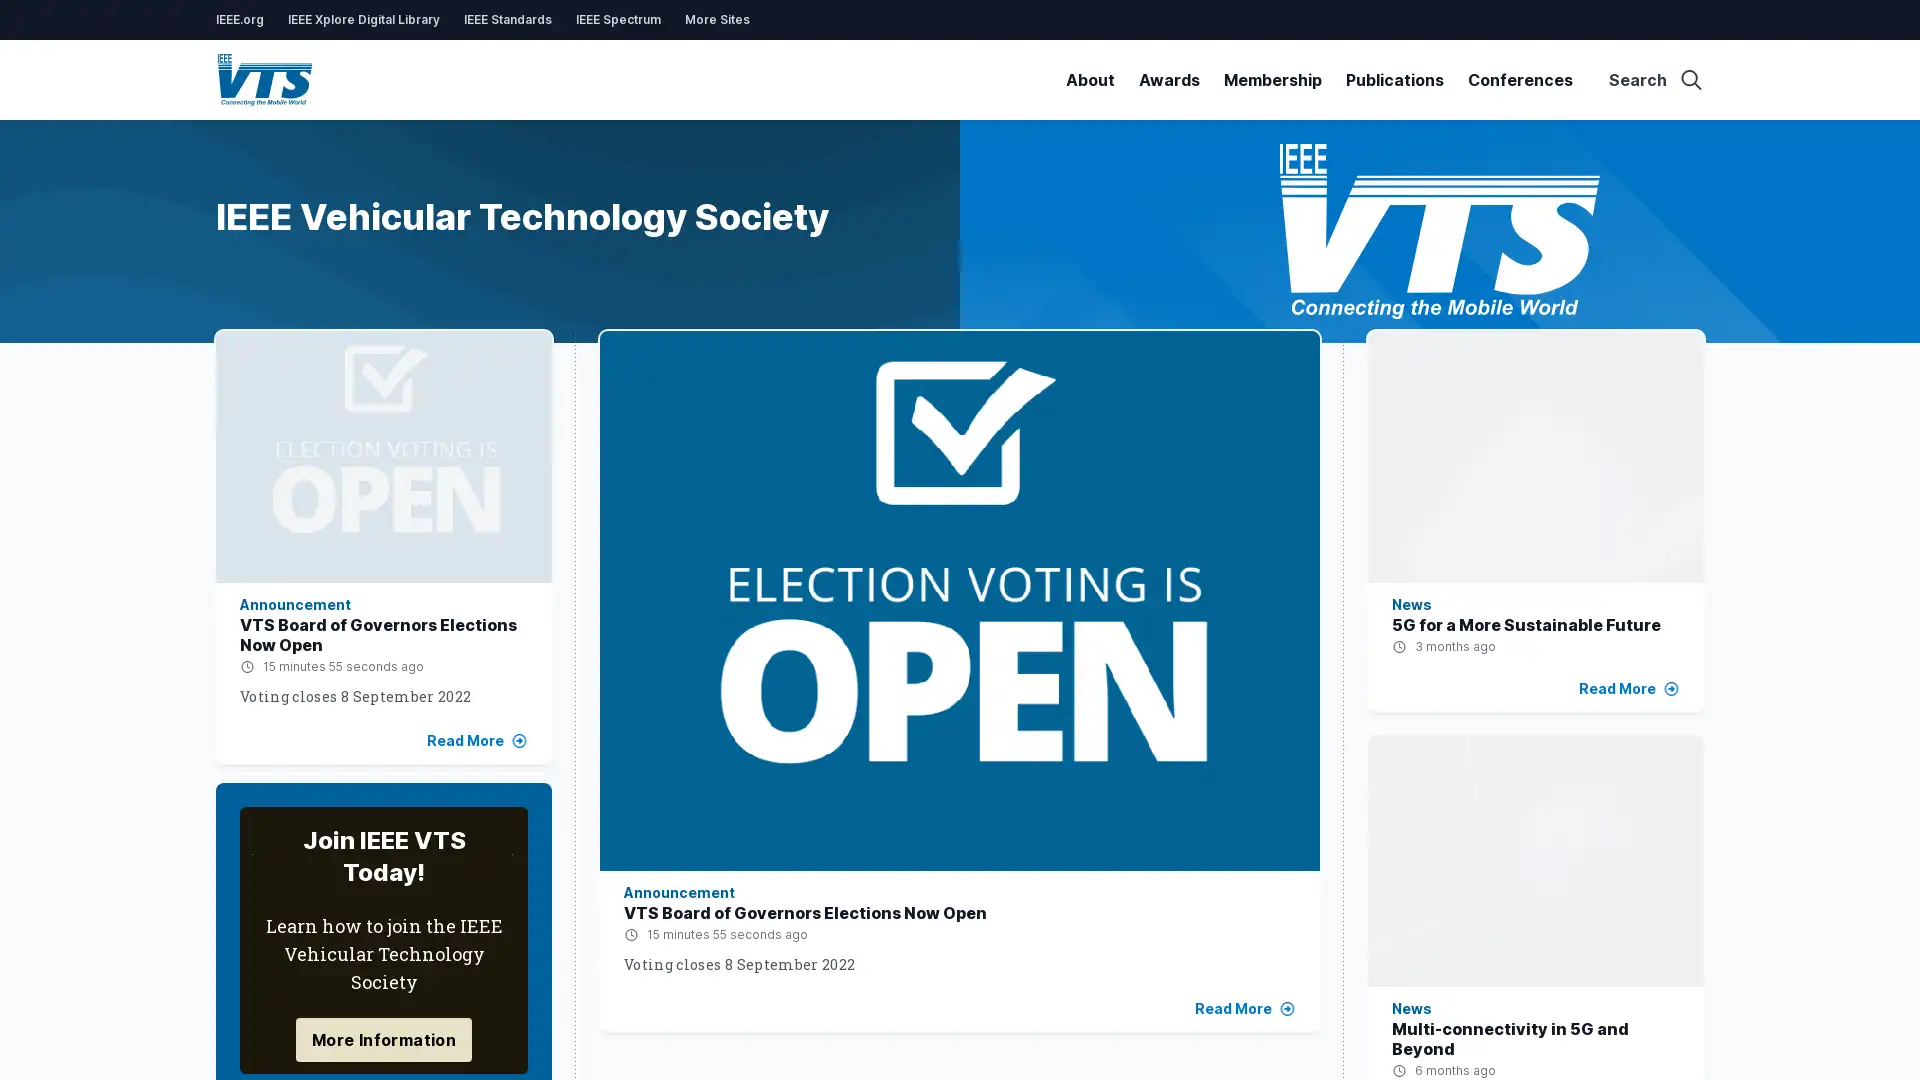  Describe the element at coordinates (1089, 79) in the screenshot. I see `About` at that location.